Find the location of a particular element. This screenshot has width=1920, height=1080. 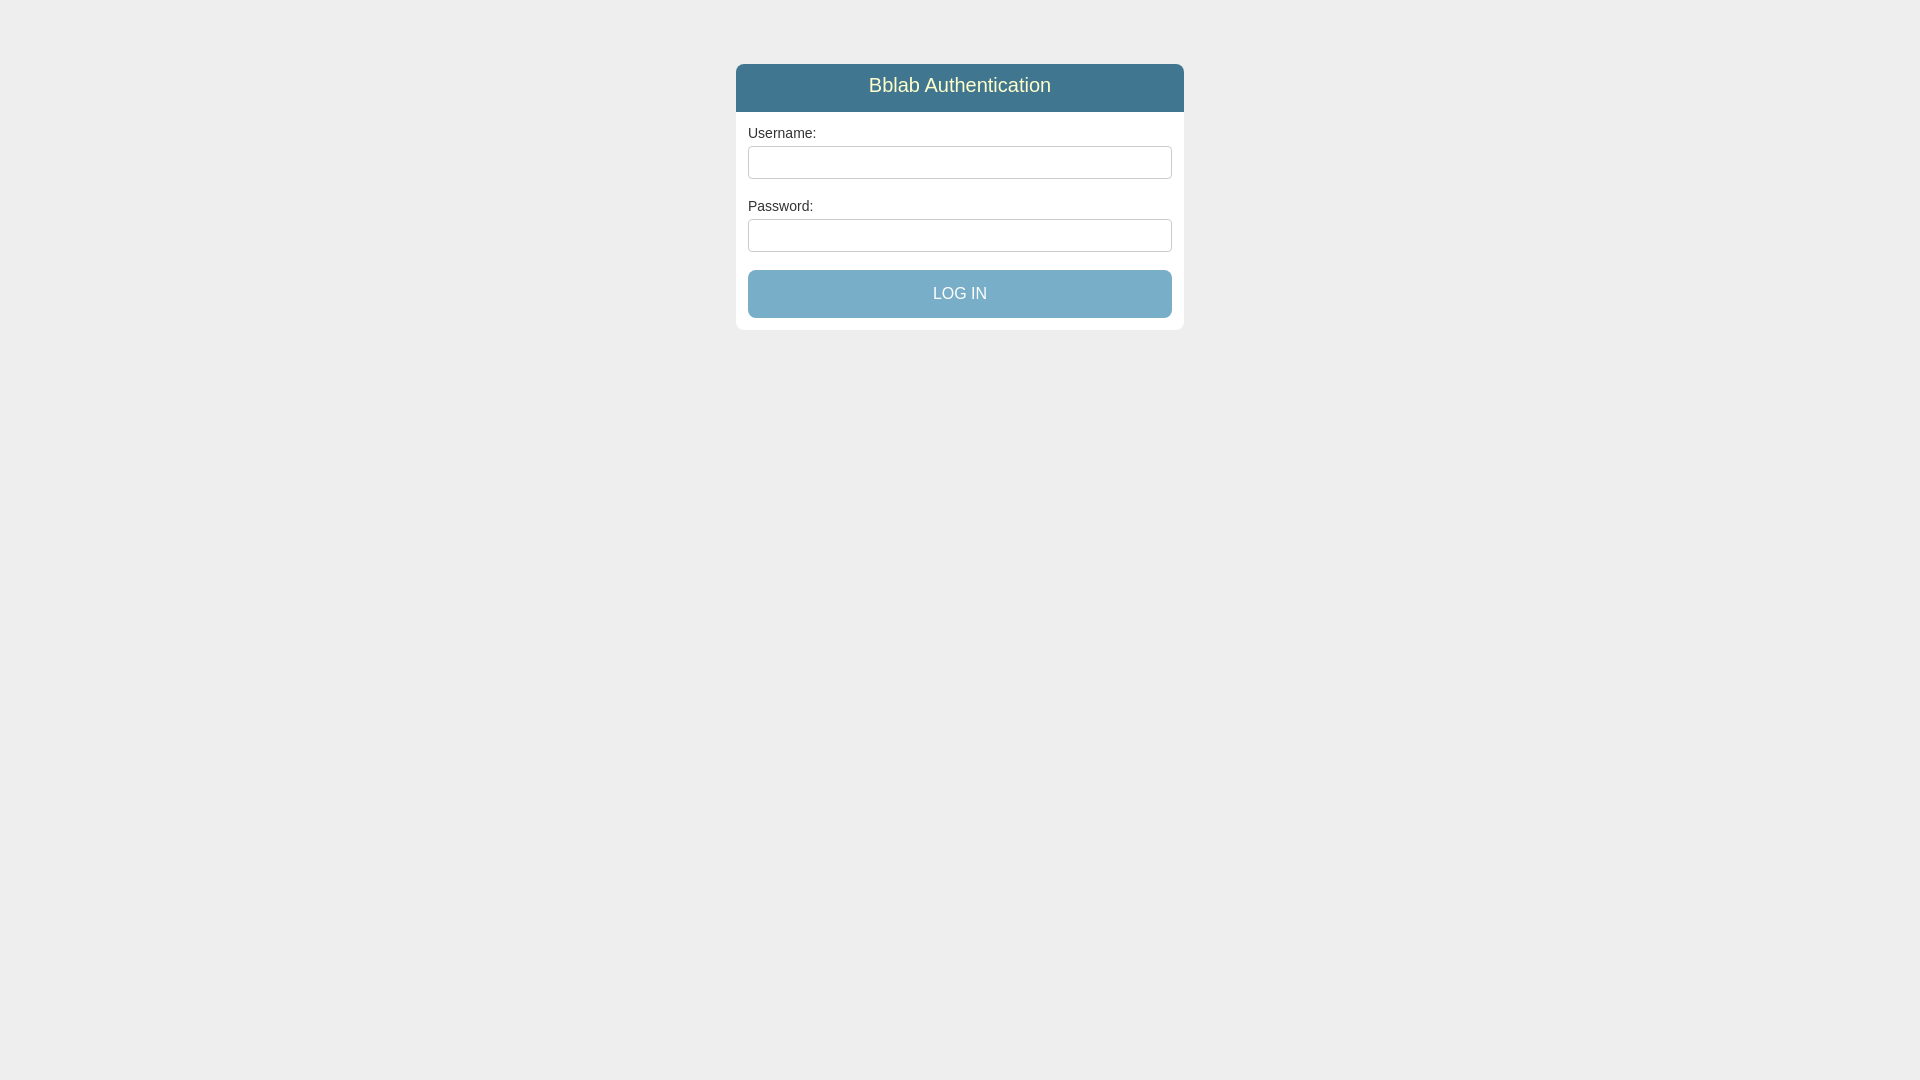

'LOG IN' is located at coordinates (960, 293).